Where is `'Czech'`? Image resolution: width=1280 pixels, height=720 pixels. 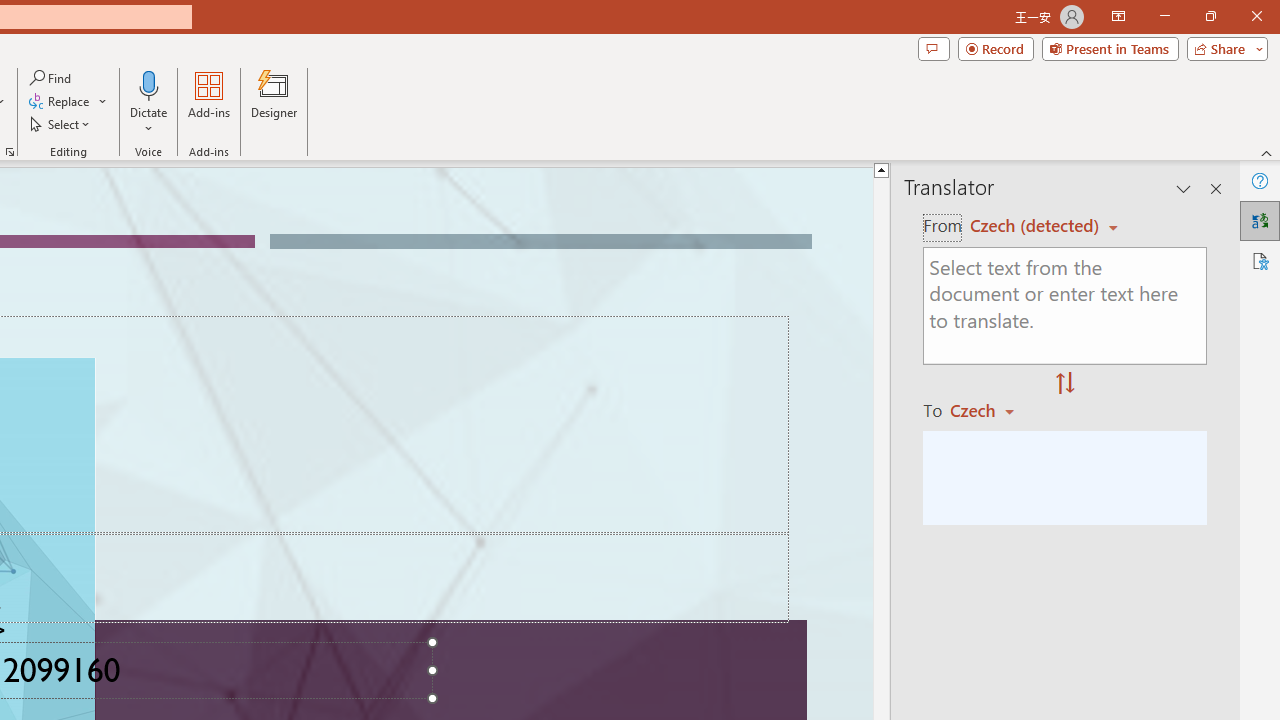 'Czech' is located at coordinates (991, 409).